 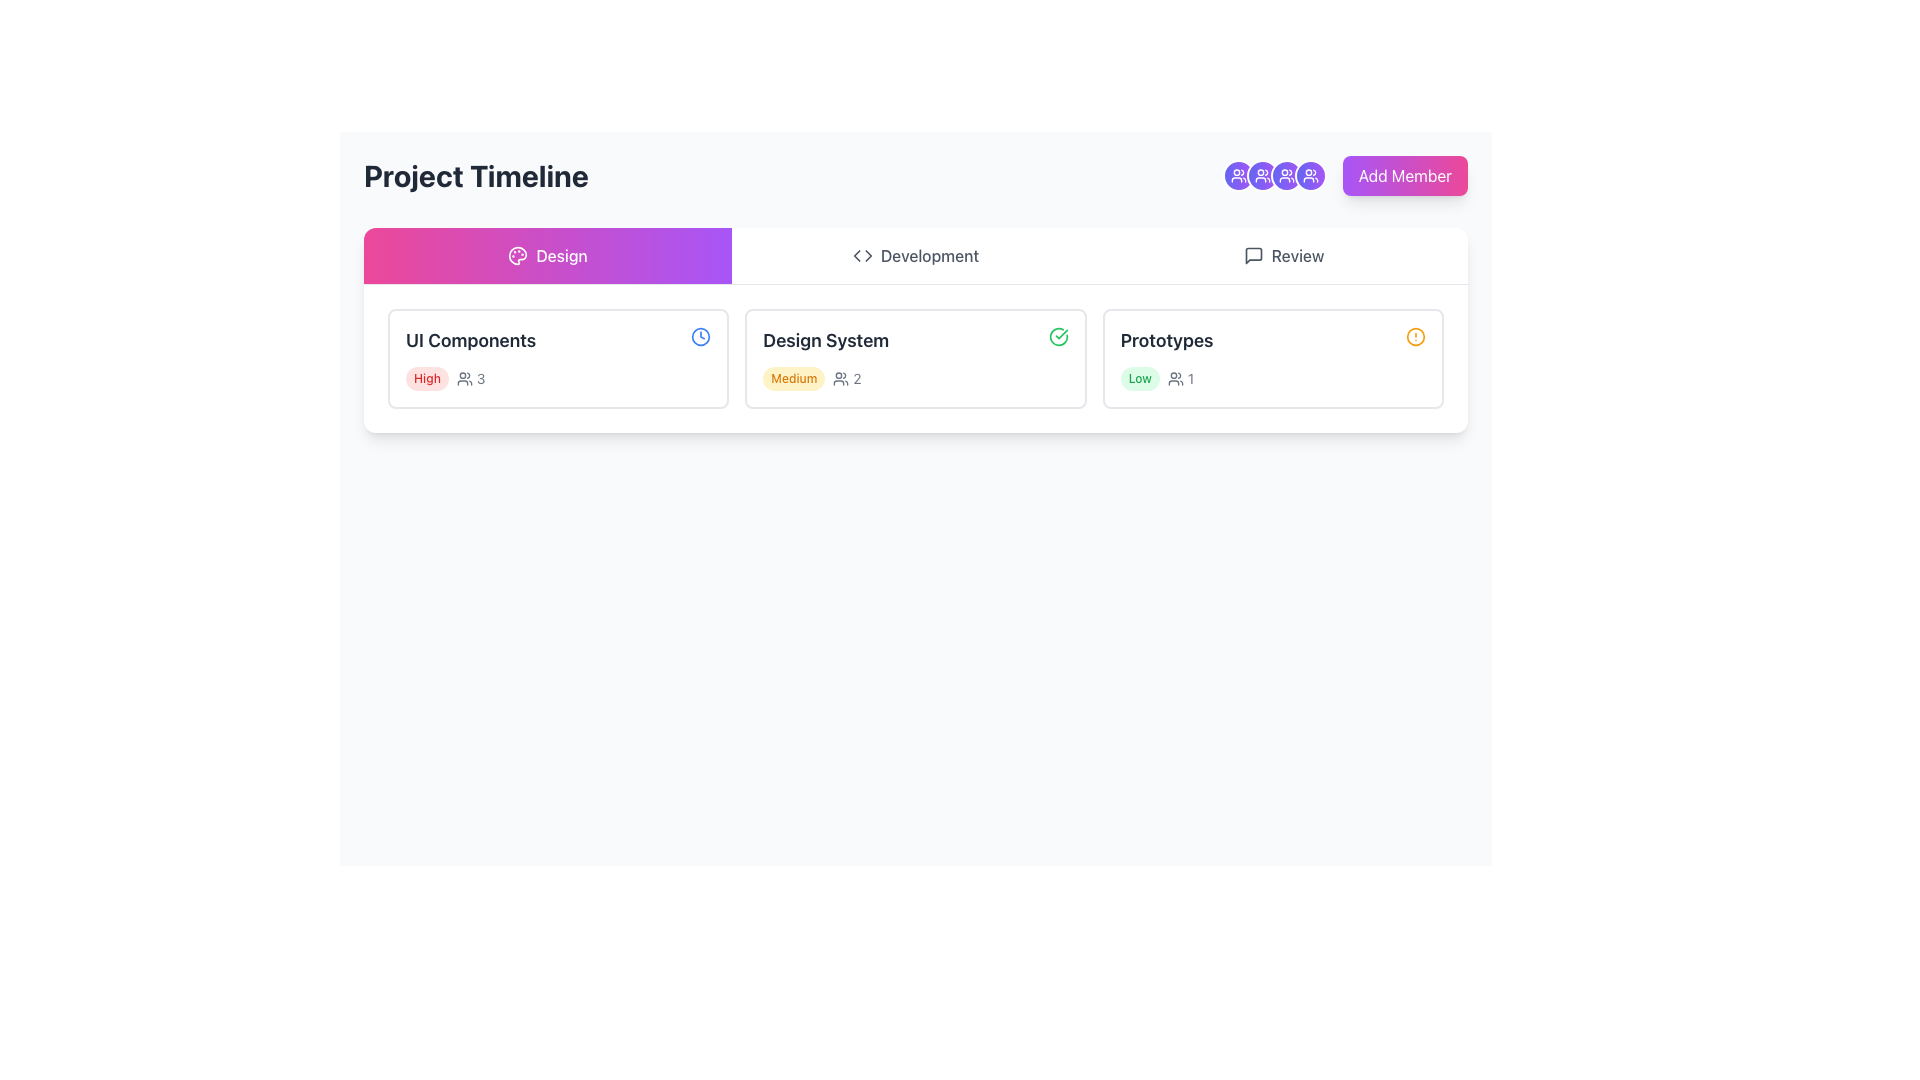 I want to click on the Text label indicating a feature or button related to reviewing tasks or projects, located on the right side of the interface near the top portion, so click(x=1297, y=254).